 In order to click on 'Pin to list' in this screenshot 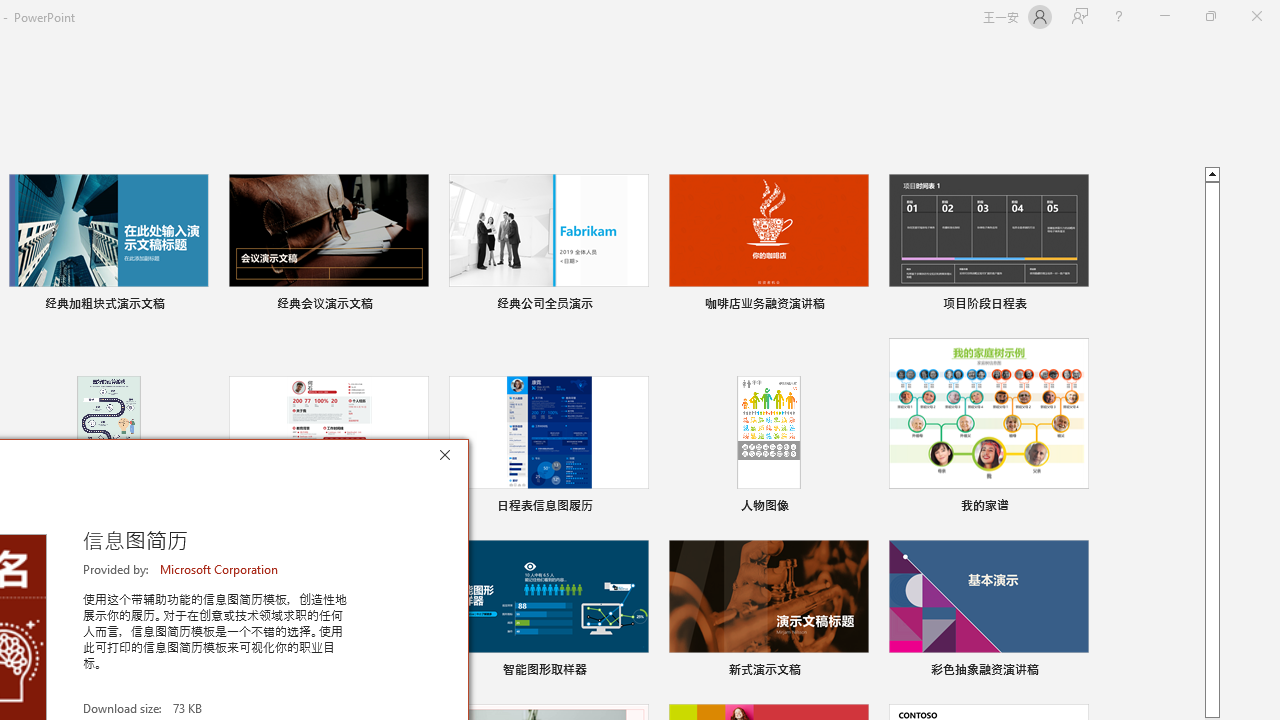, I will do `click(1074, 672)`.